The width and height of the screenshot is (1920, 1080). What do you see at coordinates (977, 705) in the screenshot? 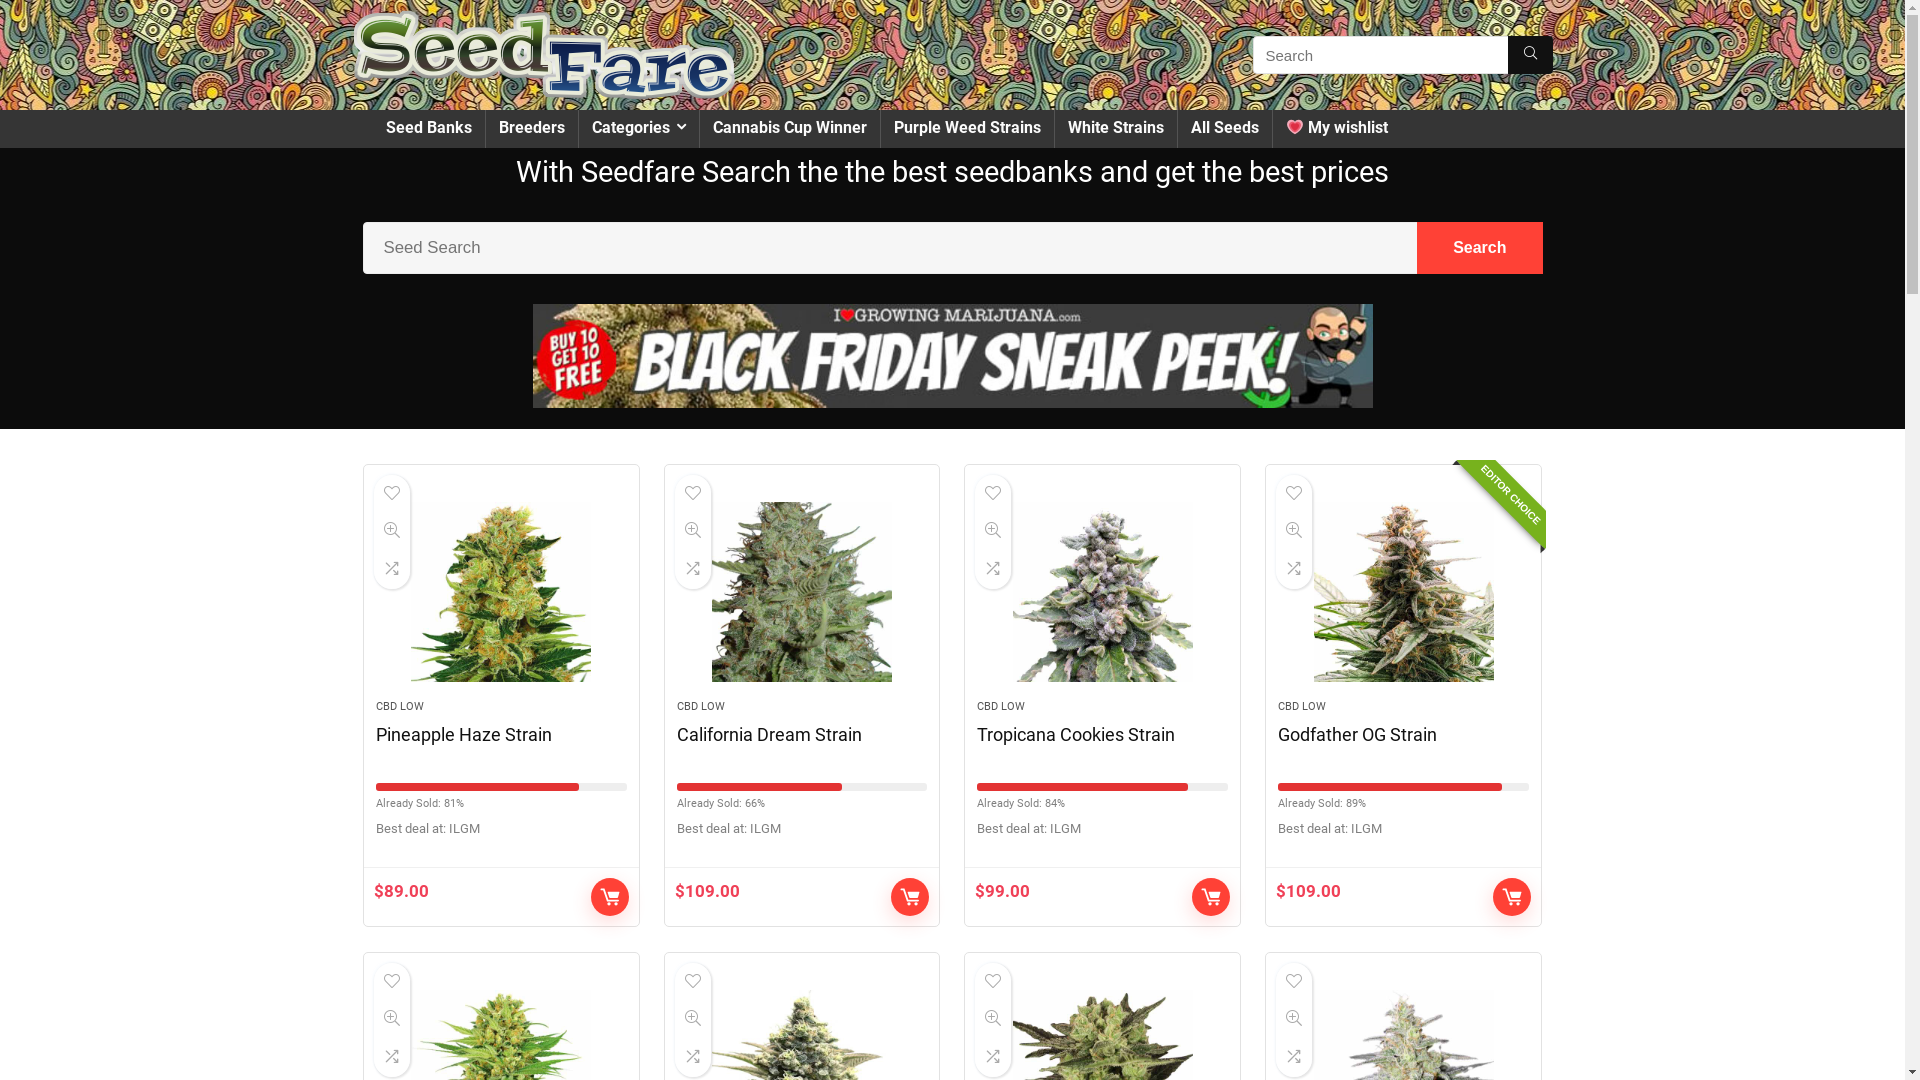
I see `'CBD LOW'` at bounding box center [977, 705].